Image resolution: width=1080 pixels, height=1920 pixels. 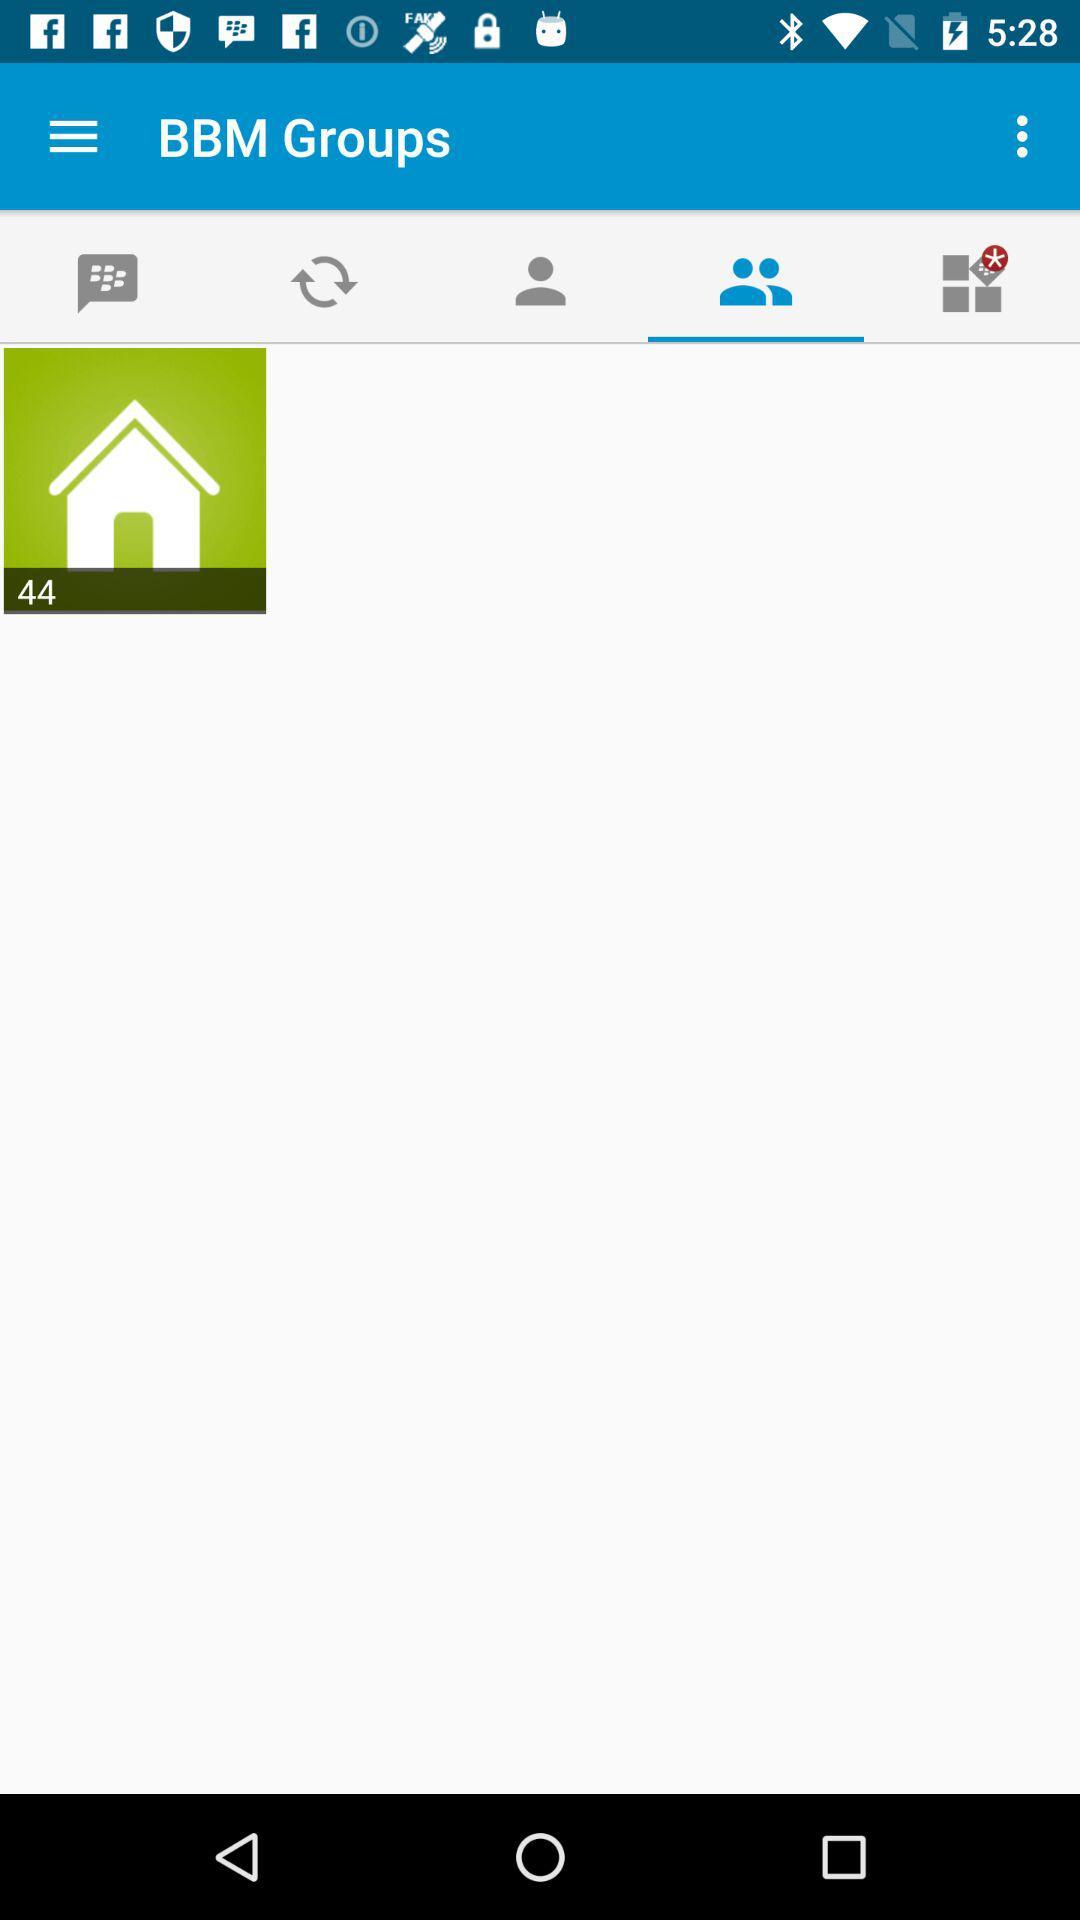 I want to click on the avatar icon, so click(x=540, y=280).